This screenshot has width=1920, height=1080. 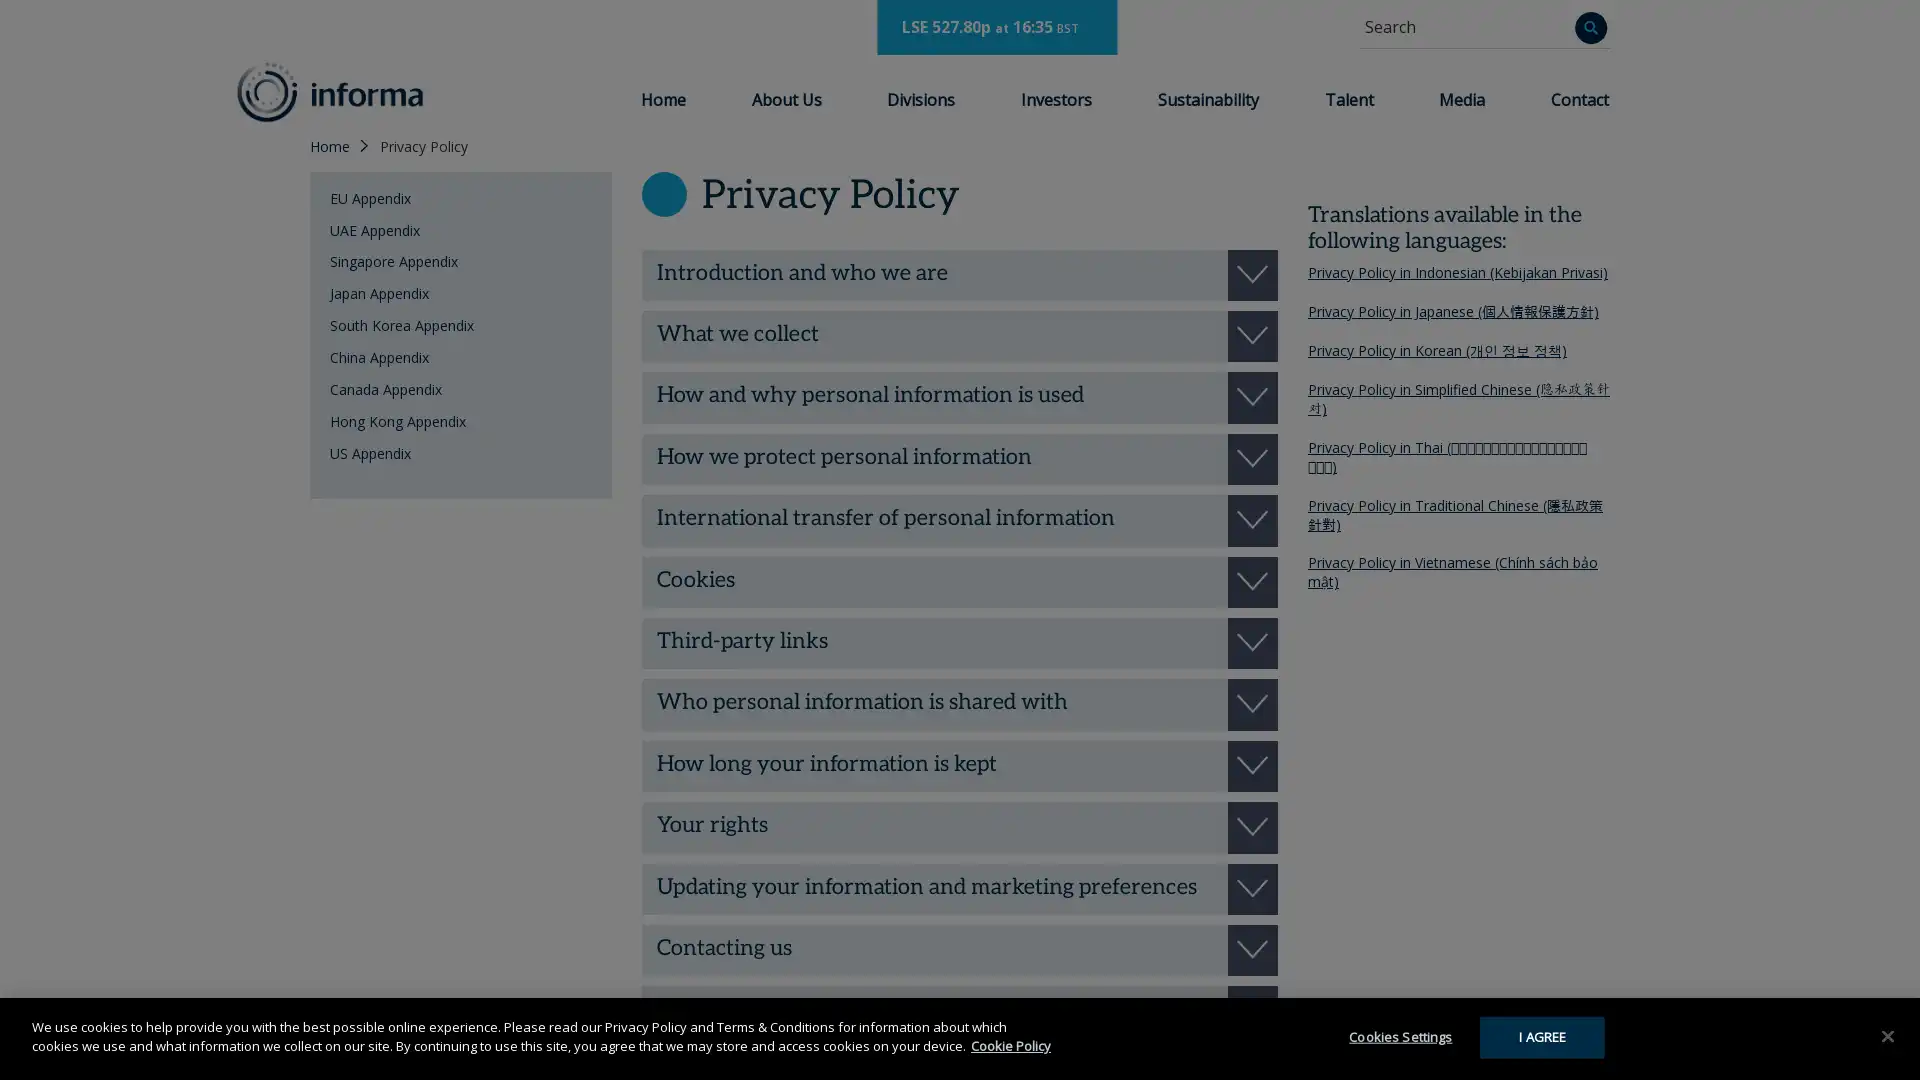 I want to click on Close, so click(x=1886, y=1035).